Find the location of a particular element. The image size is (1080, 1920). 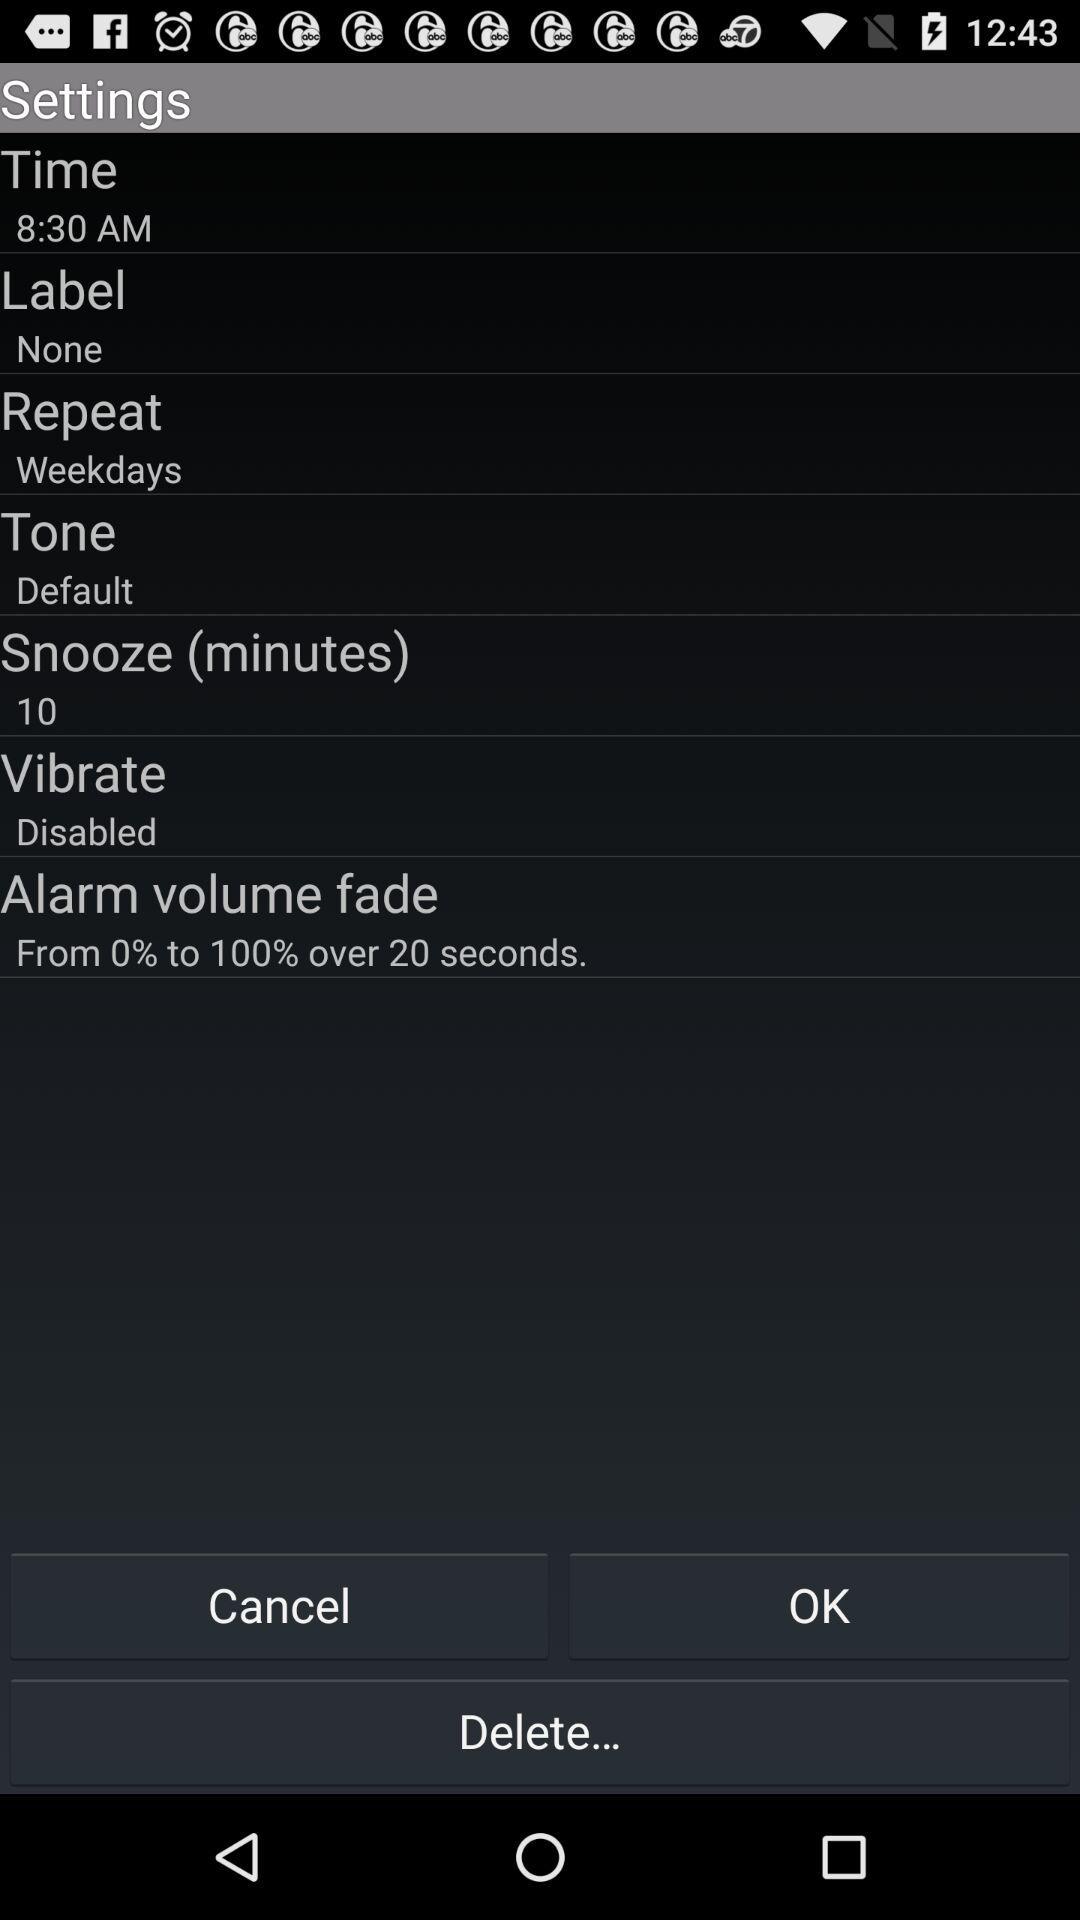

the repeat icon is located at coordinates (540, 408).